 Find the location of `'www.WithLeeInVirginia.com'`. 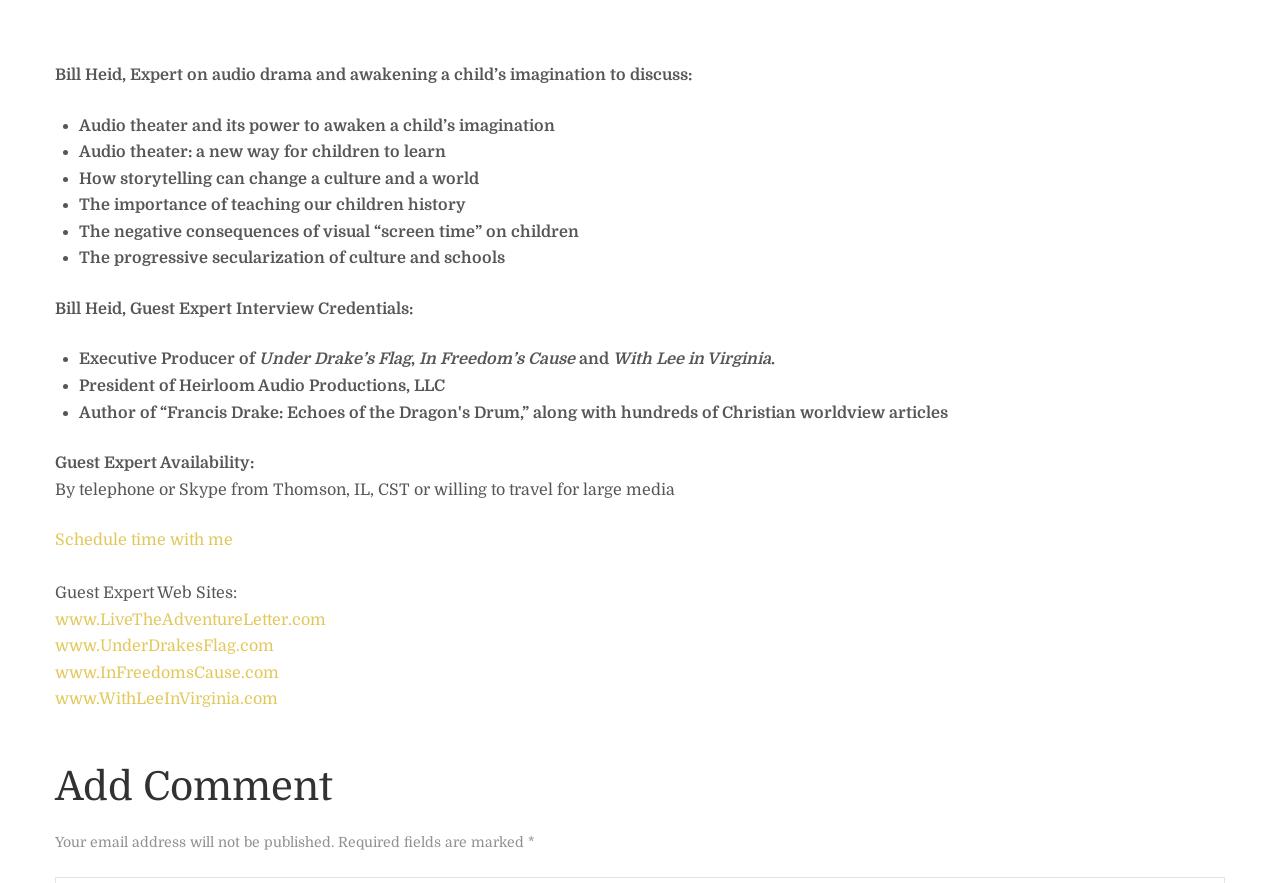

'www.WithLeeInVirginia.com' is located at coordinates (55, 698).